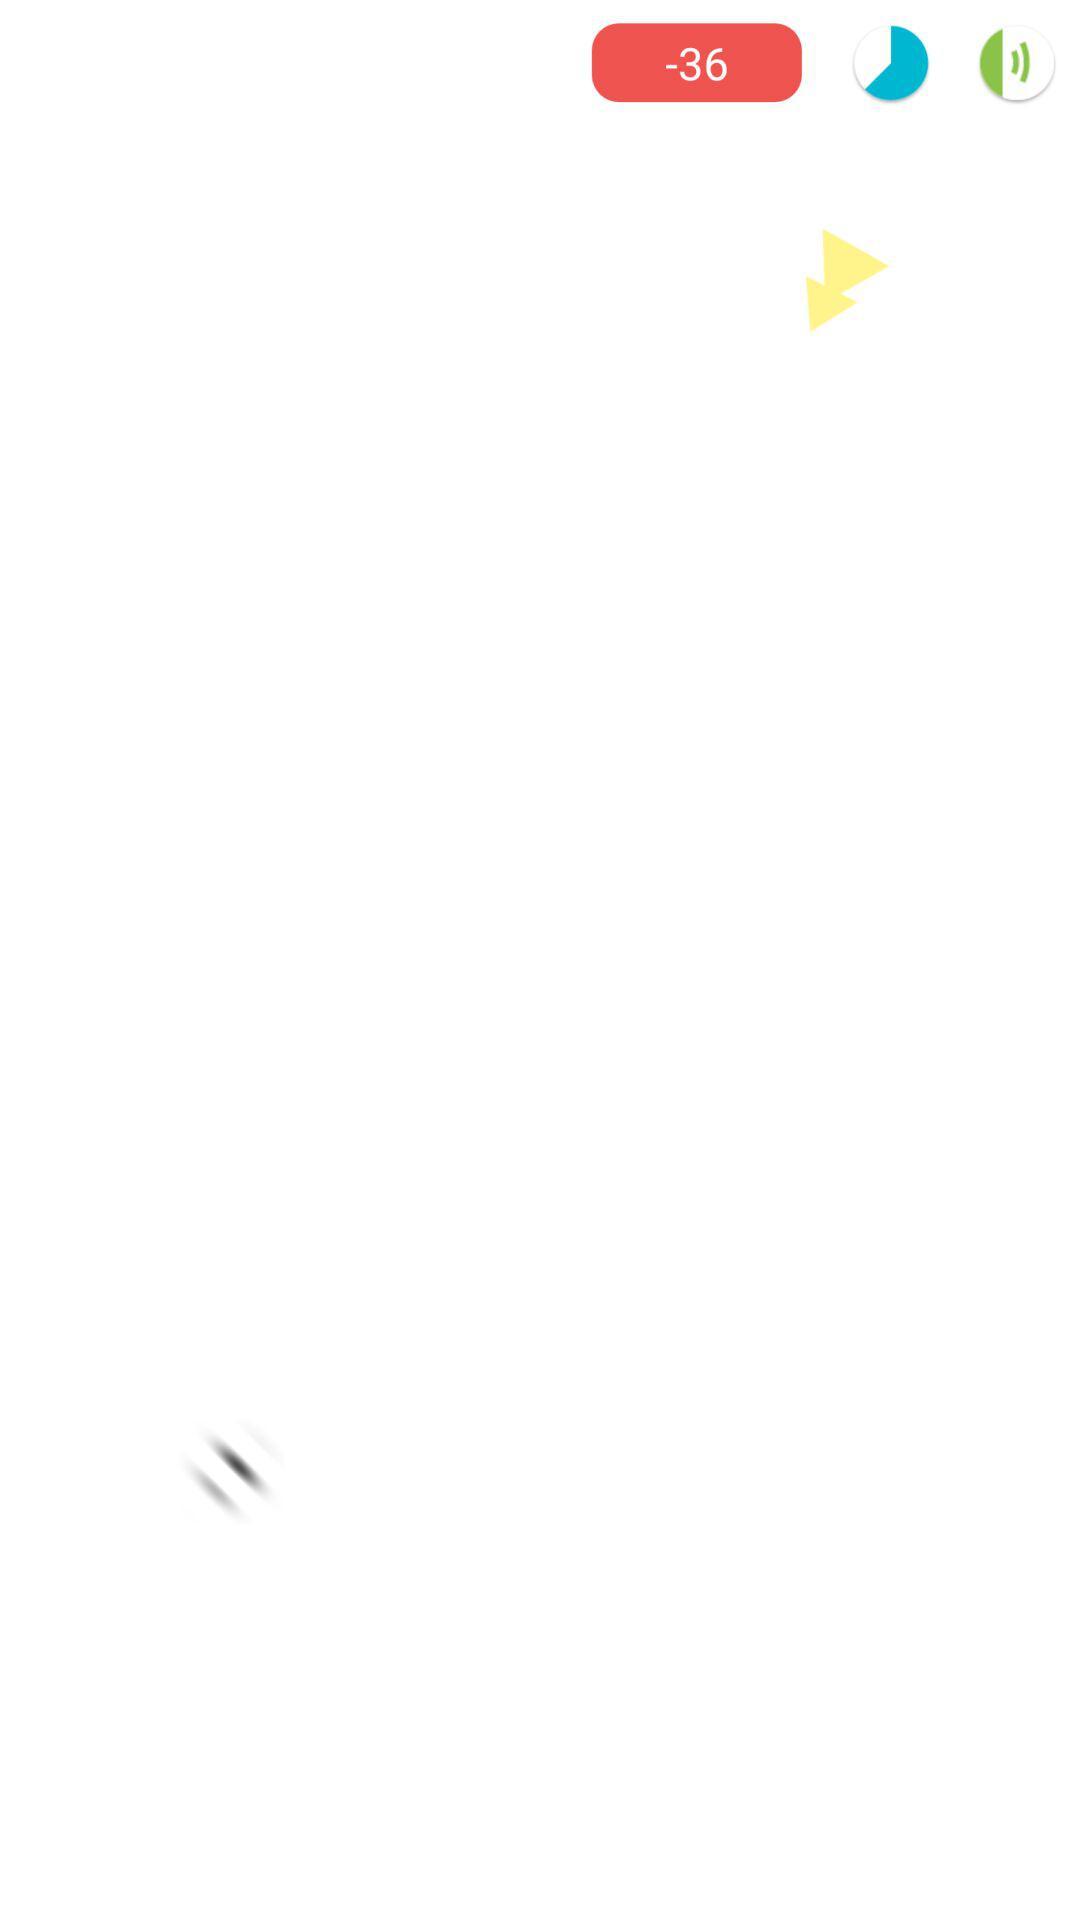 The height and width of the screenshot is (1920, 1080). I want to click on the volume icon, so click(1017, 62).